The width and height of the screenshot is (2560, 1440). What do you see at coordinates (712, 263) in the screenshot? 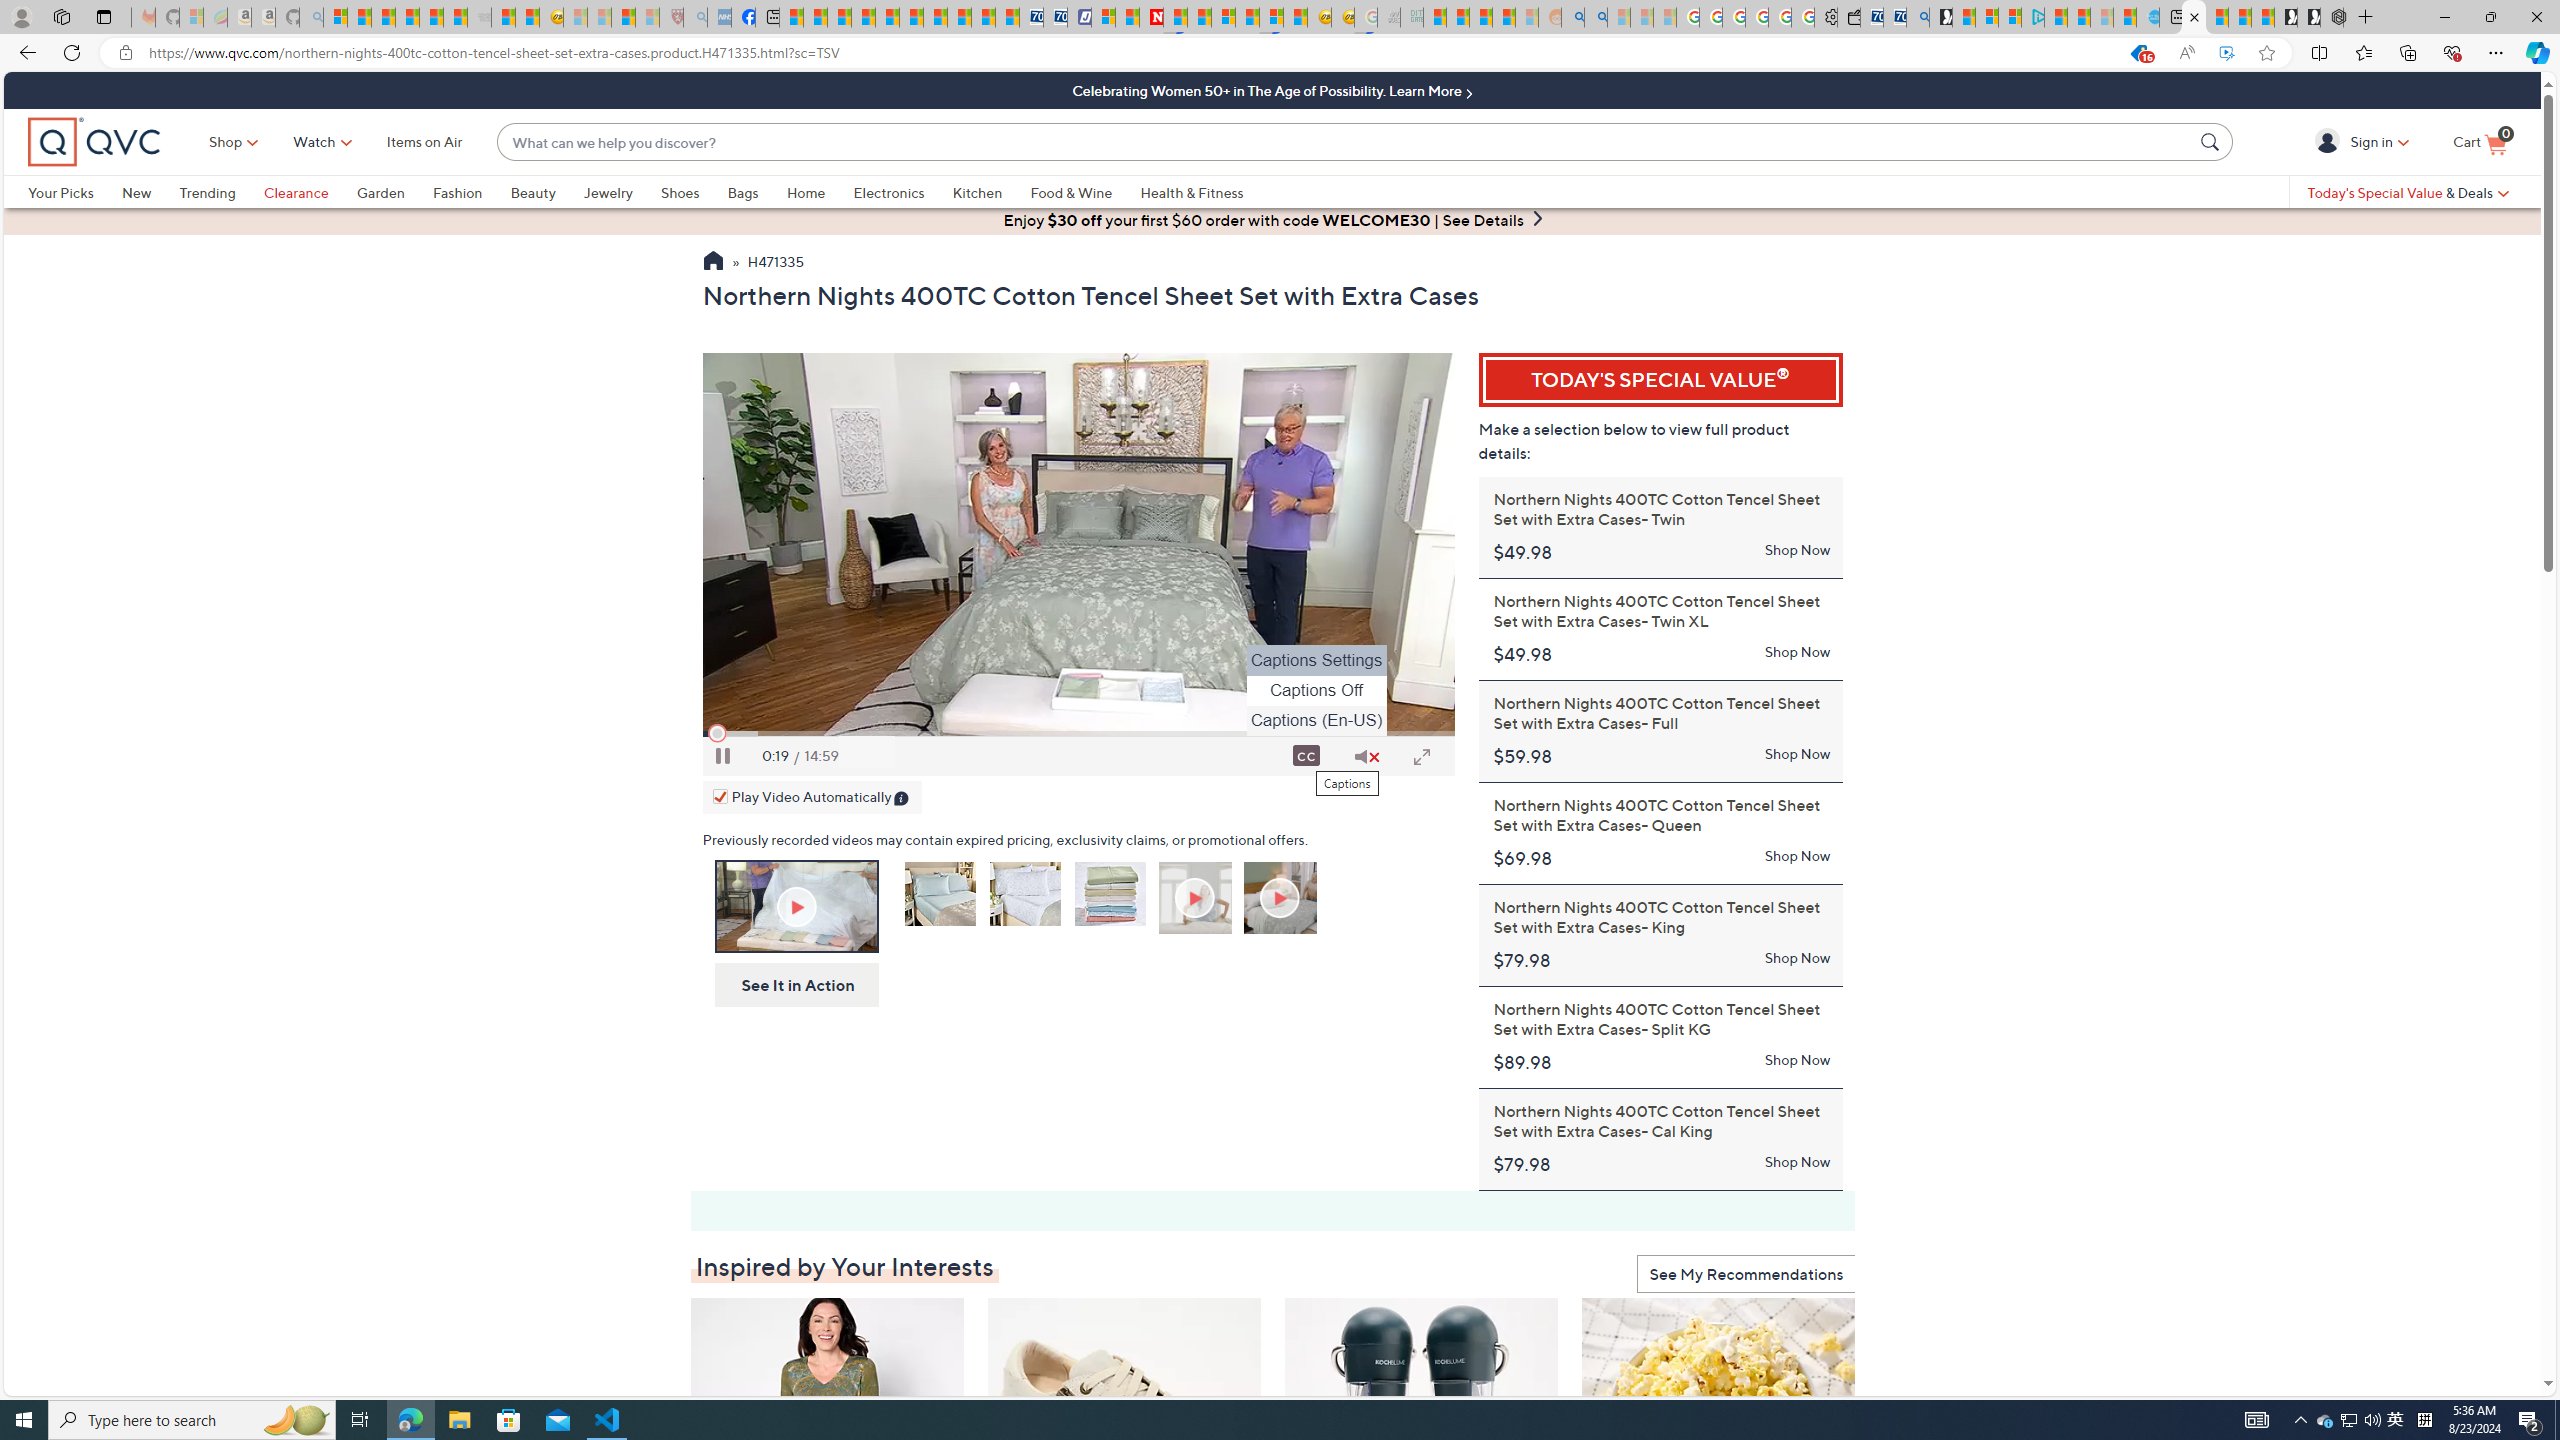
I see `'Return to QVC Homepage'` at bounding box center [712, 263].